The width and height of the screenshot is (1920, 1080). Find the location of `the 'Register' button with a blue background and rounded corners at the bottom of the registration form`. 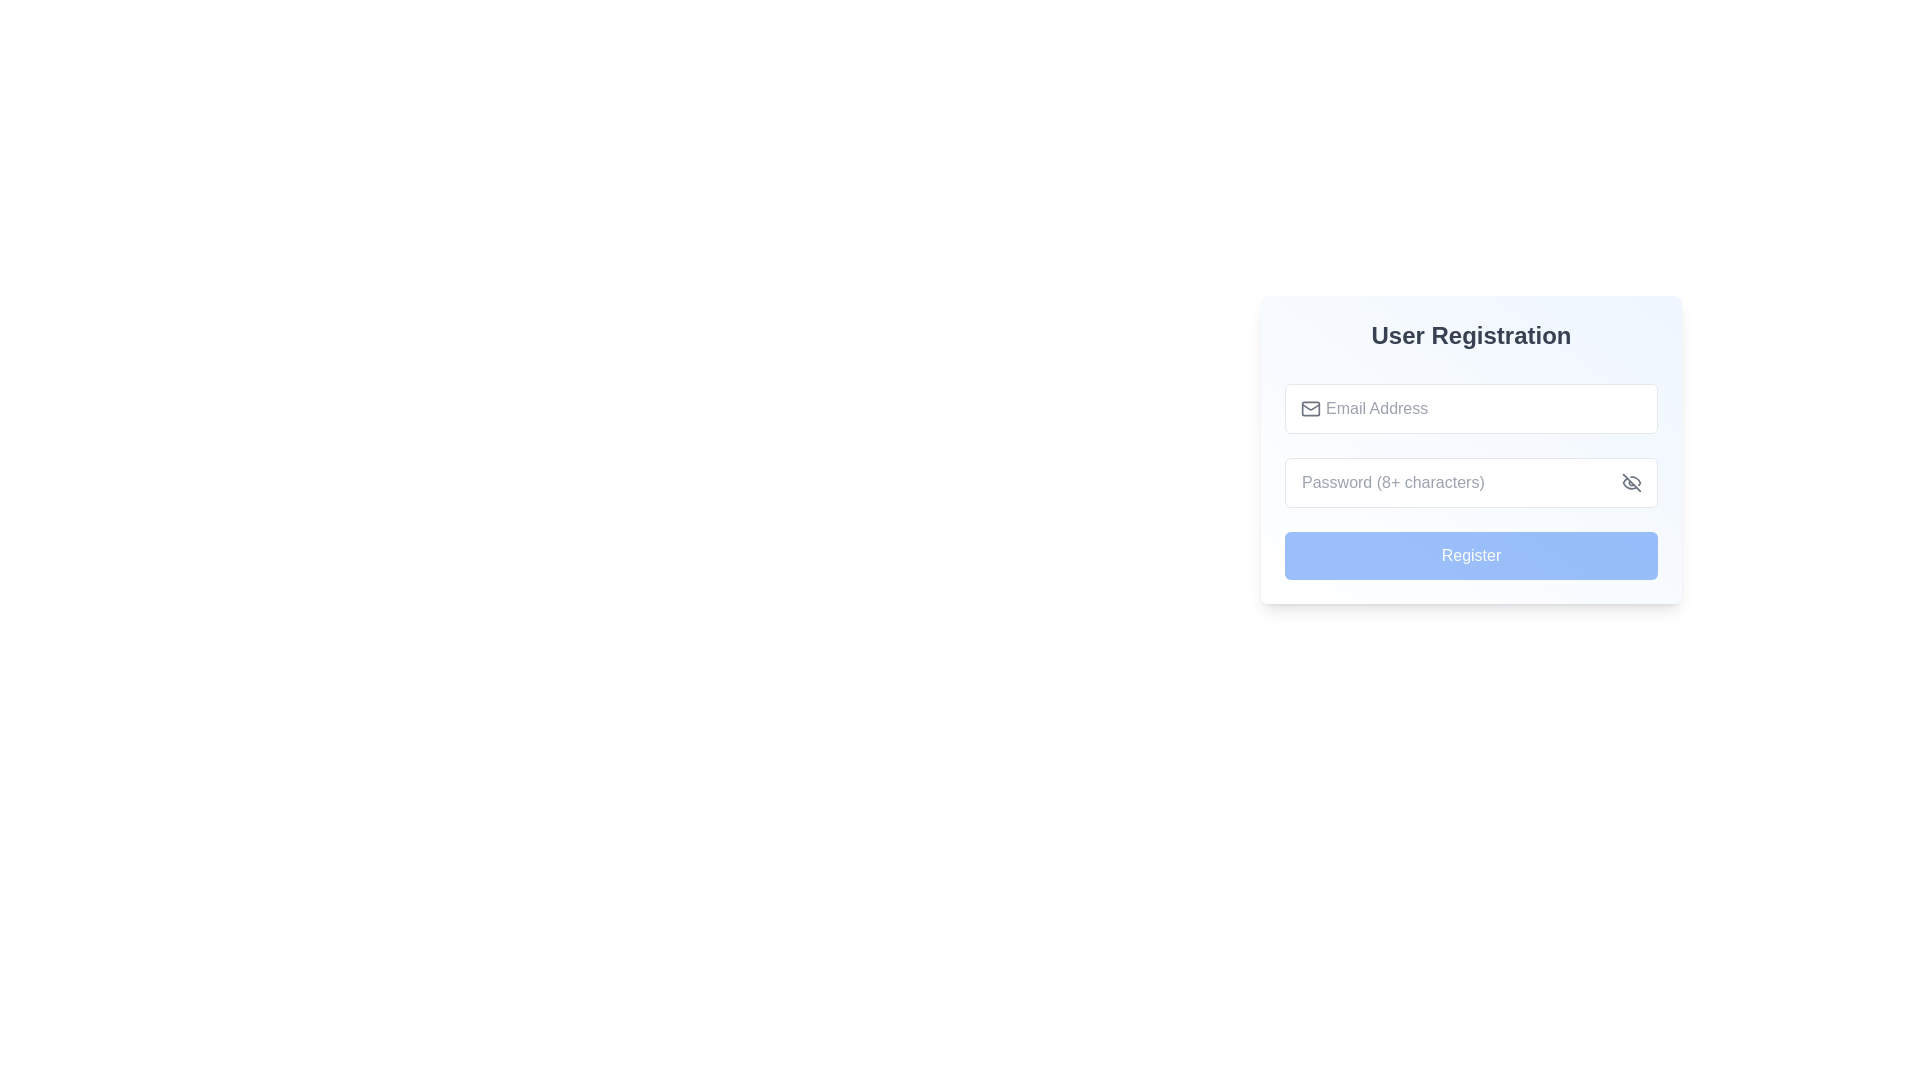

the 'Register' button with a blue background and rounded corners at the bottom of the registration form is located at coordinates (1471, 555).